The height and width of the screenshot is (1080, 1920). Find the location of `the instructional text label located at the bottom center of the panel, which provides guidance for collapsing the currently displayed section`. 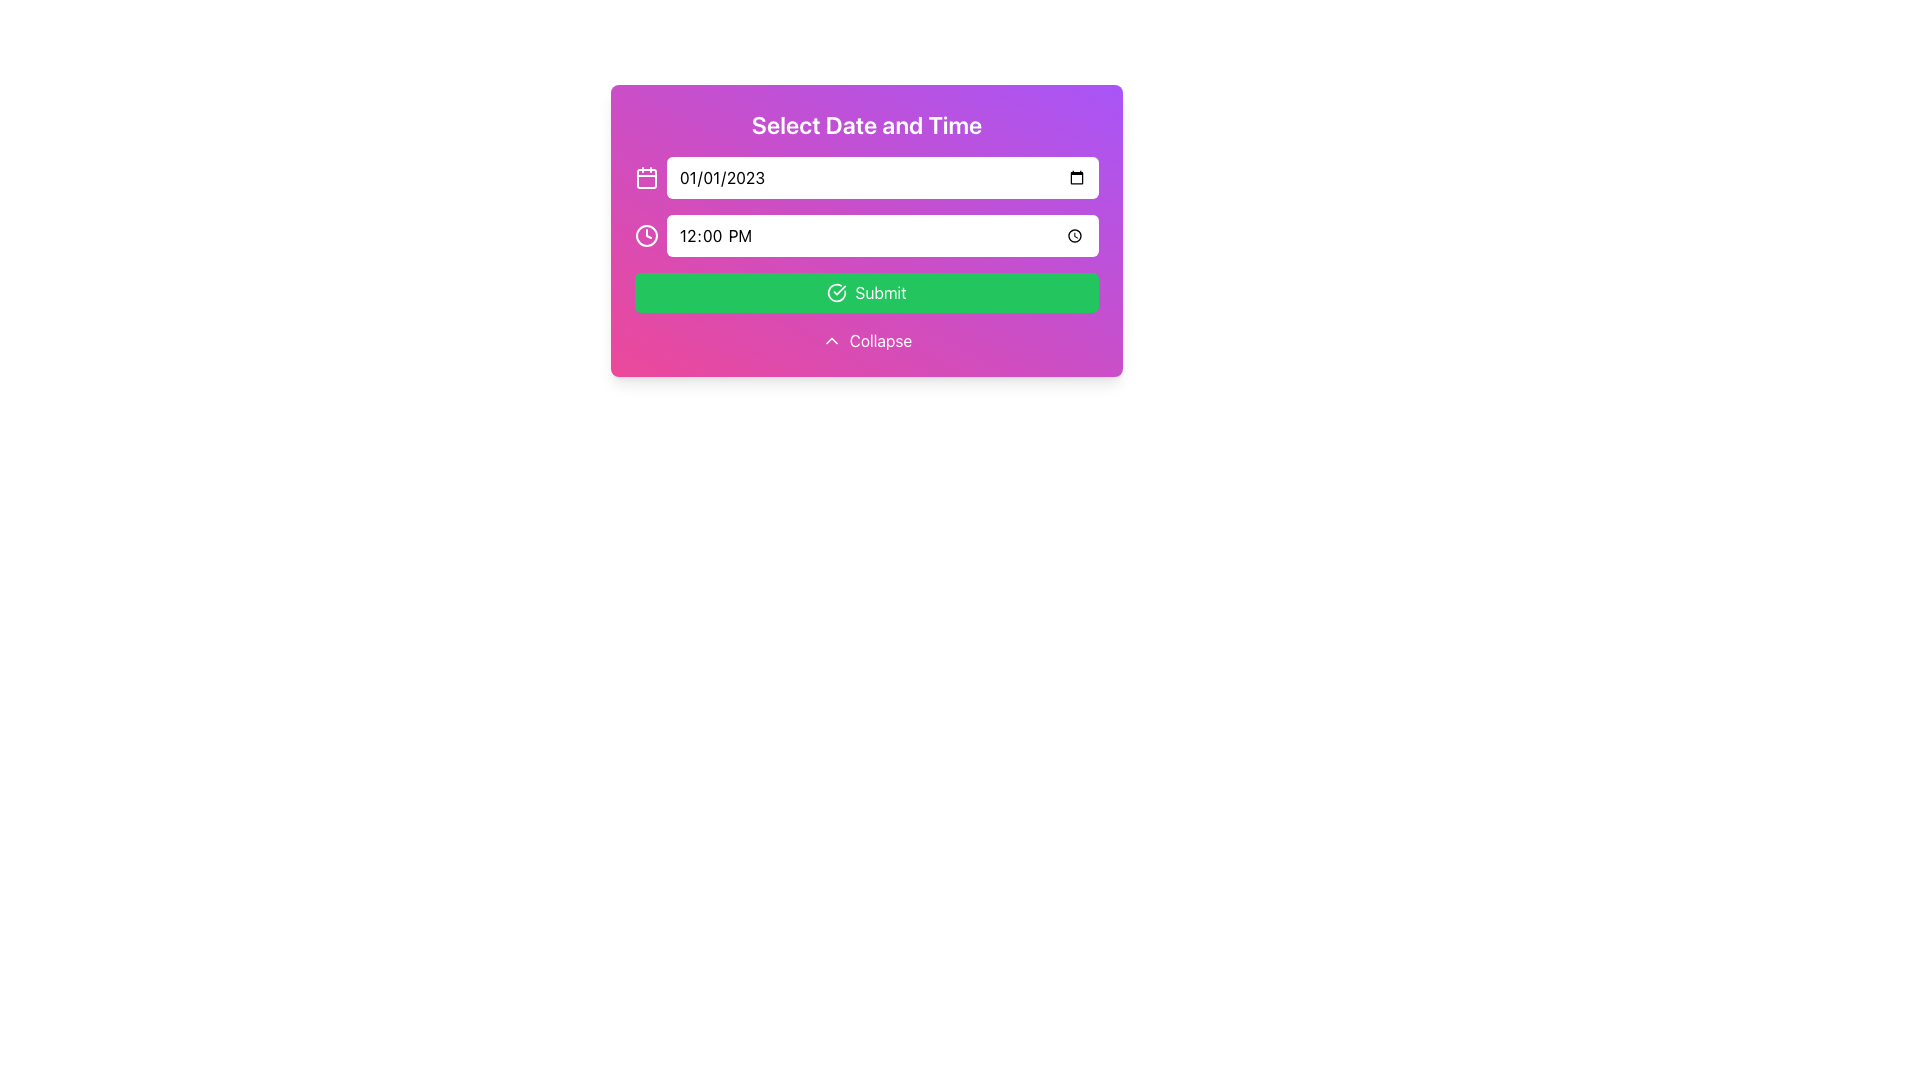

the instructional text label located at the bottom center of the panel, which provides guidance for collapsing the currently displayed section is located at coordinates (880, 339).